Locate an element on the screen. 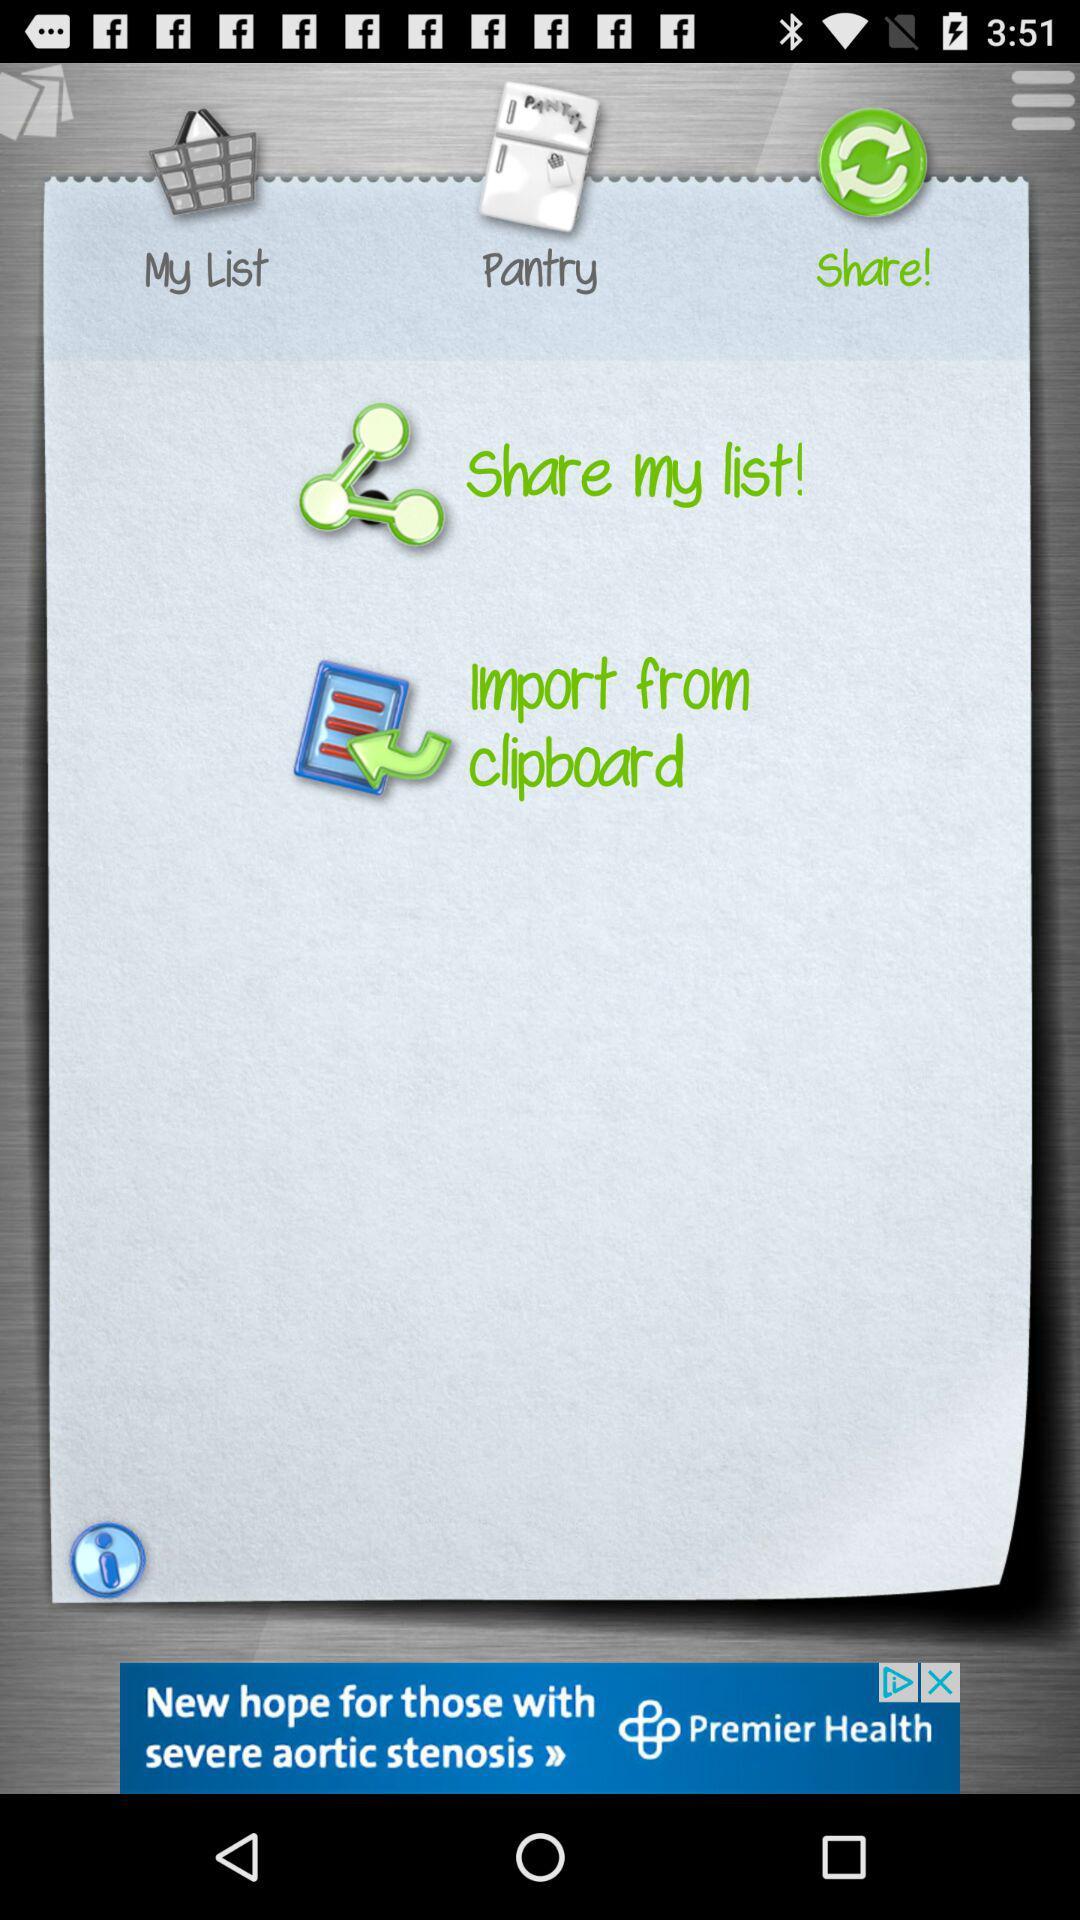 This screenshot has width=1080, height=1920. the text which is below the second image on top is located at coordinates (538, 269).